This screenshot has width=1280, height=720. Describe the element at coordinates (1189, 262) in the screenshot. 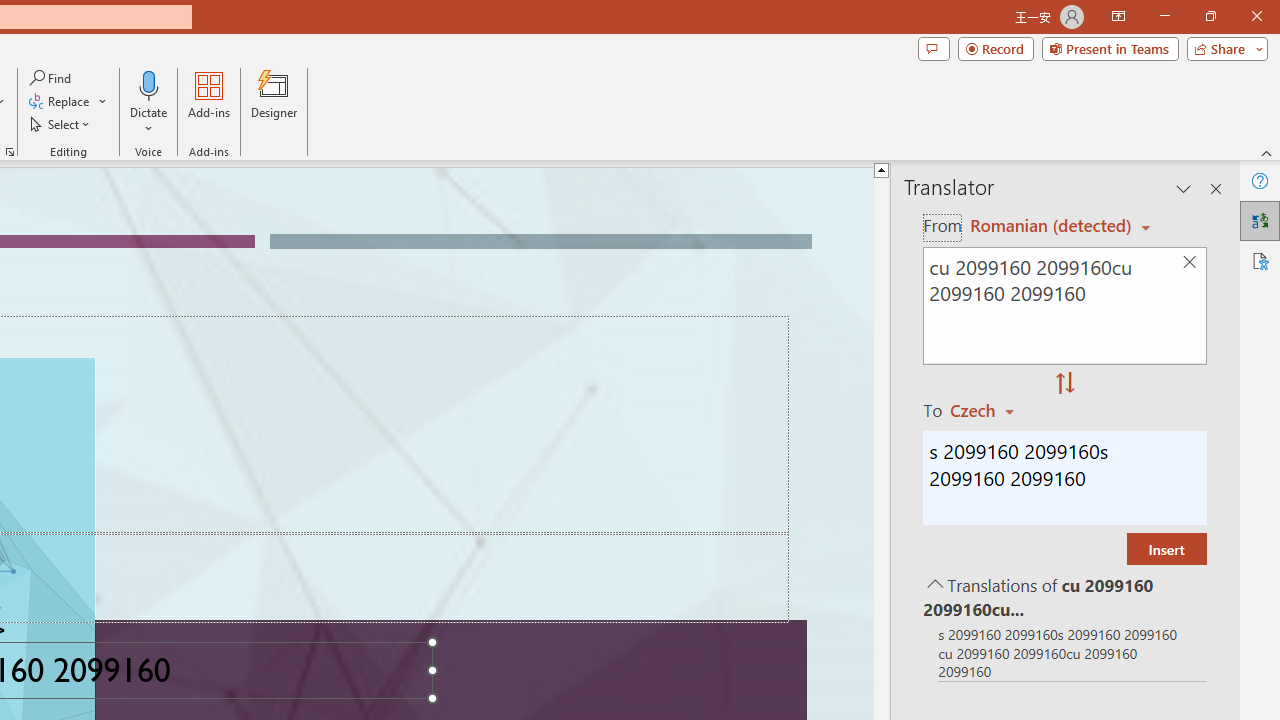

I see `'Clear text'` at that location.